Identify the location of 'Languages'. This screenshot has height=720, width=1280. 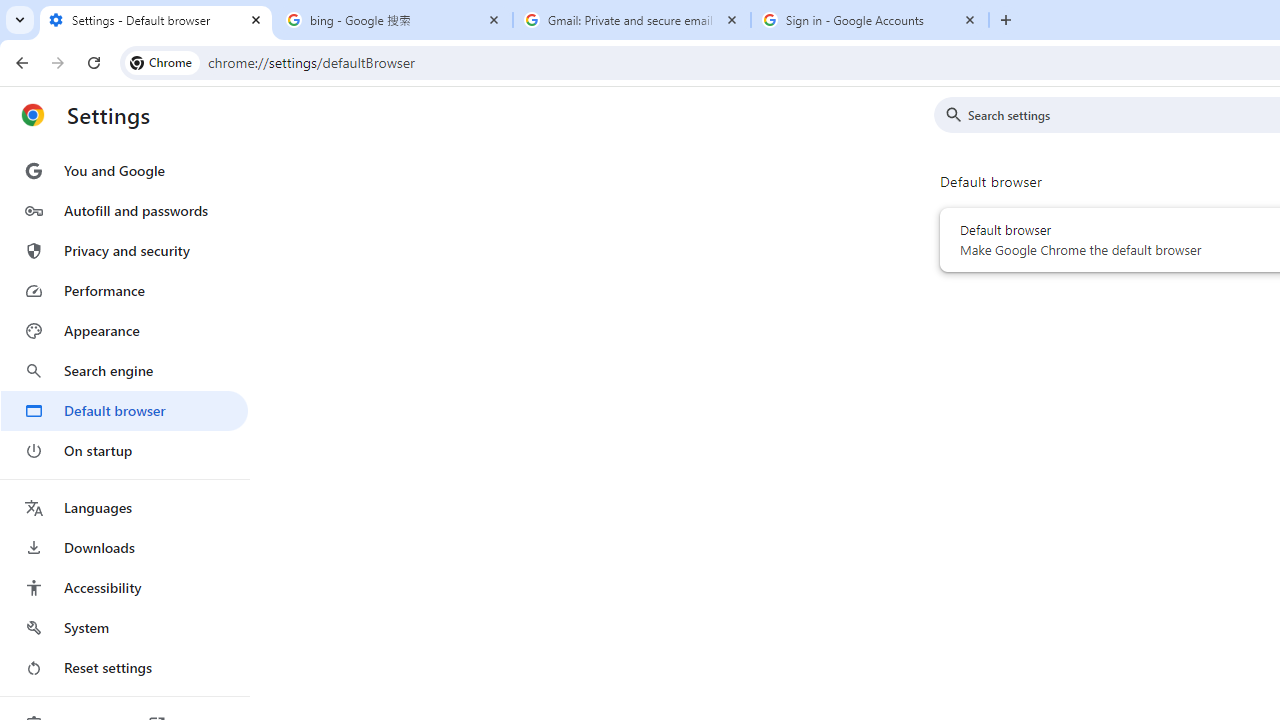
(123, 506).